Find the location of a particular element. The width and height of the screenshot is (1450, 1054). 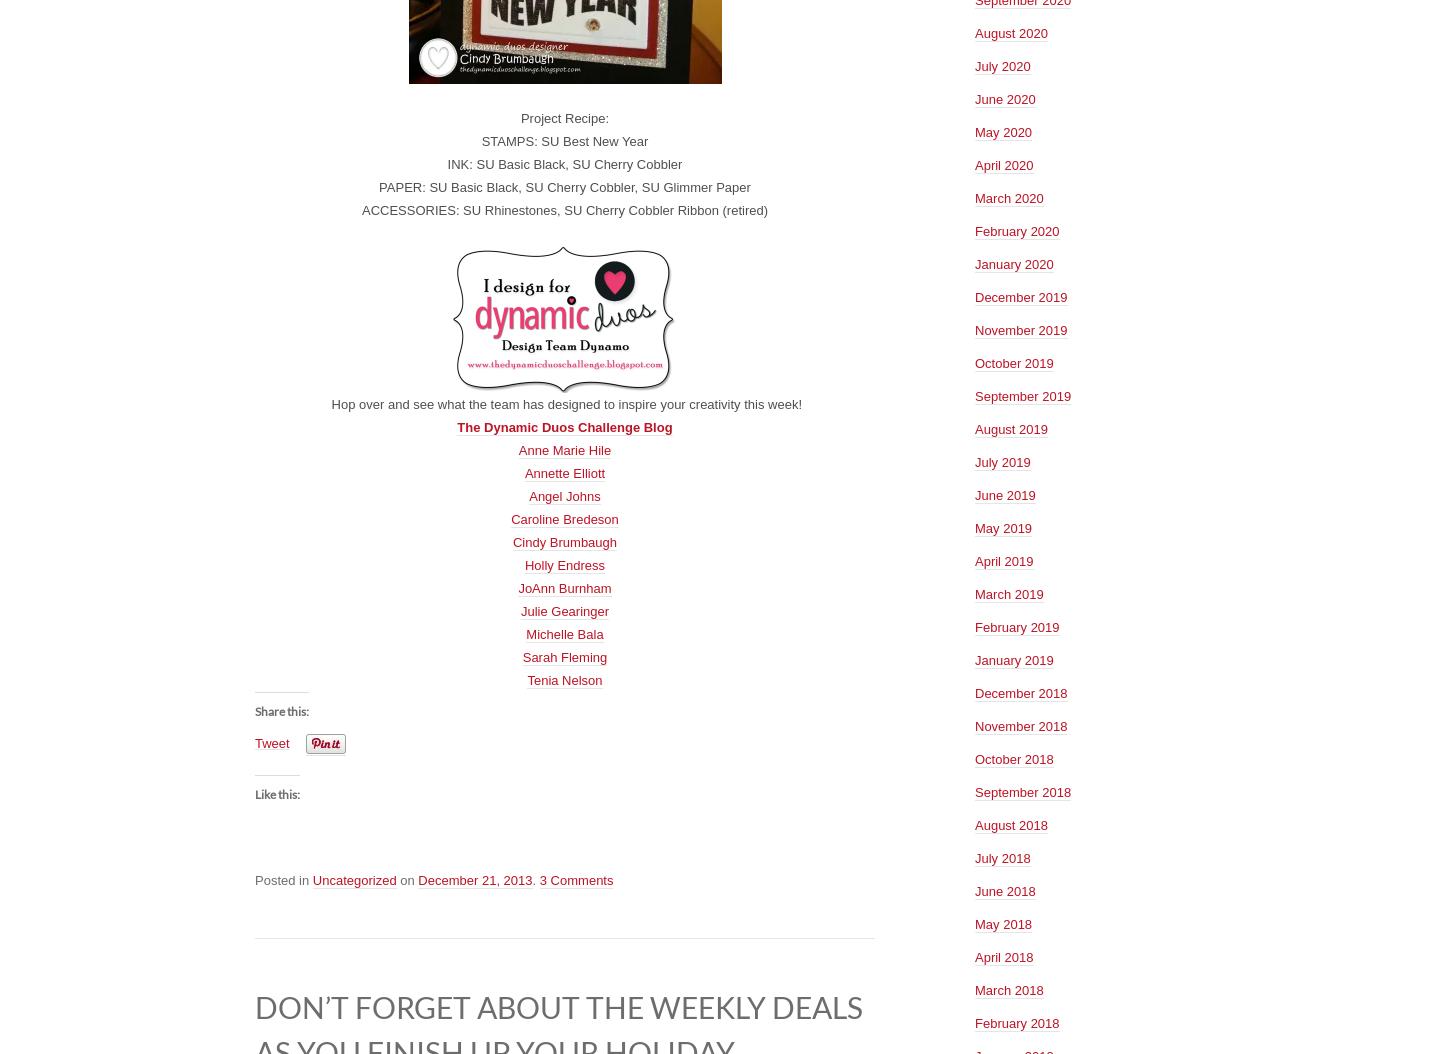

'July 2018' is located at coordinates (974, 857).